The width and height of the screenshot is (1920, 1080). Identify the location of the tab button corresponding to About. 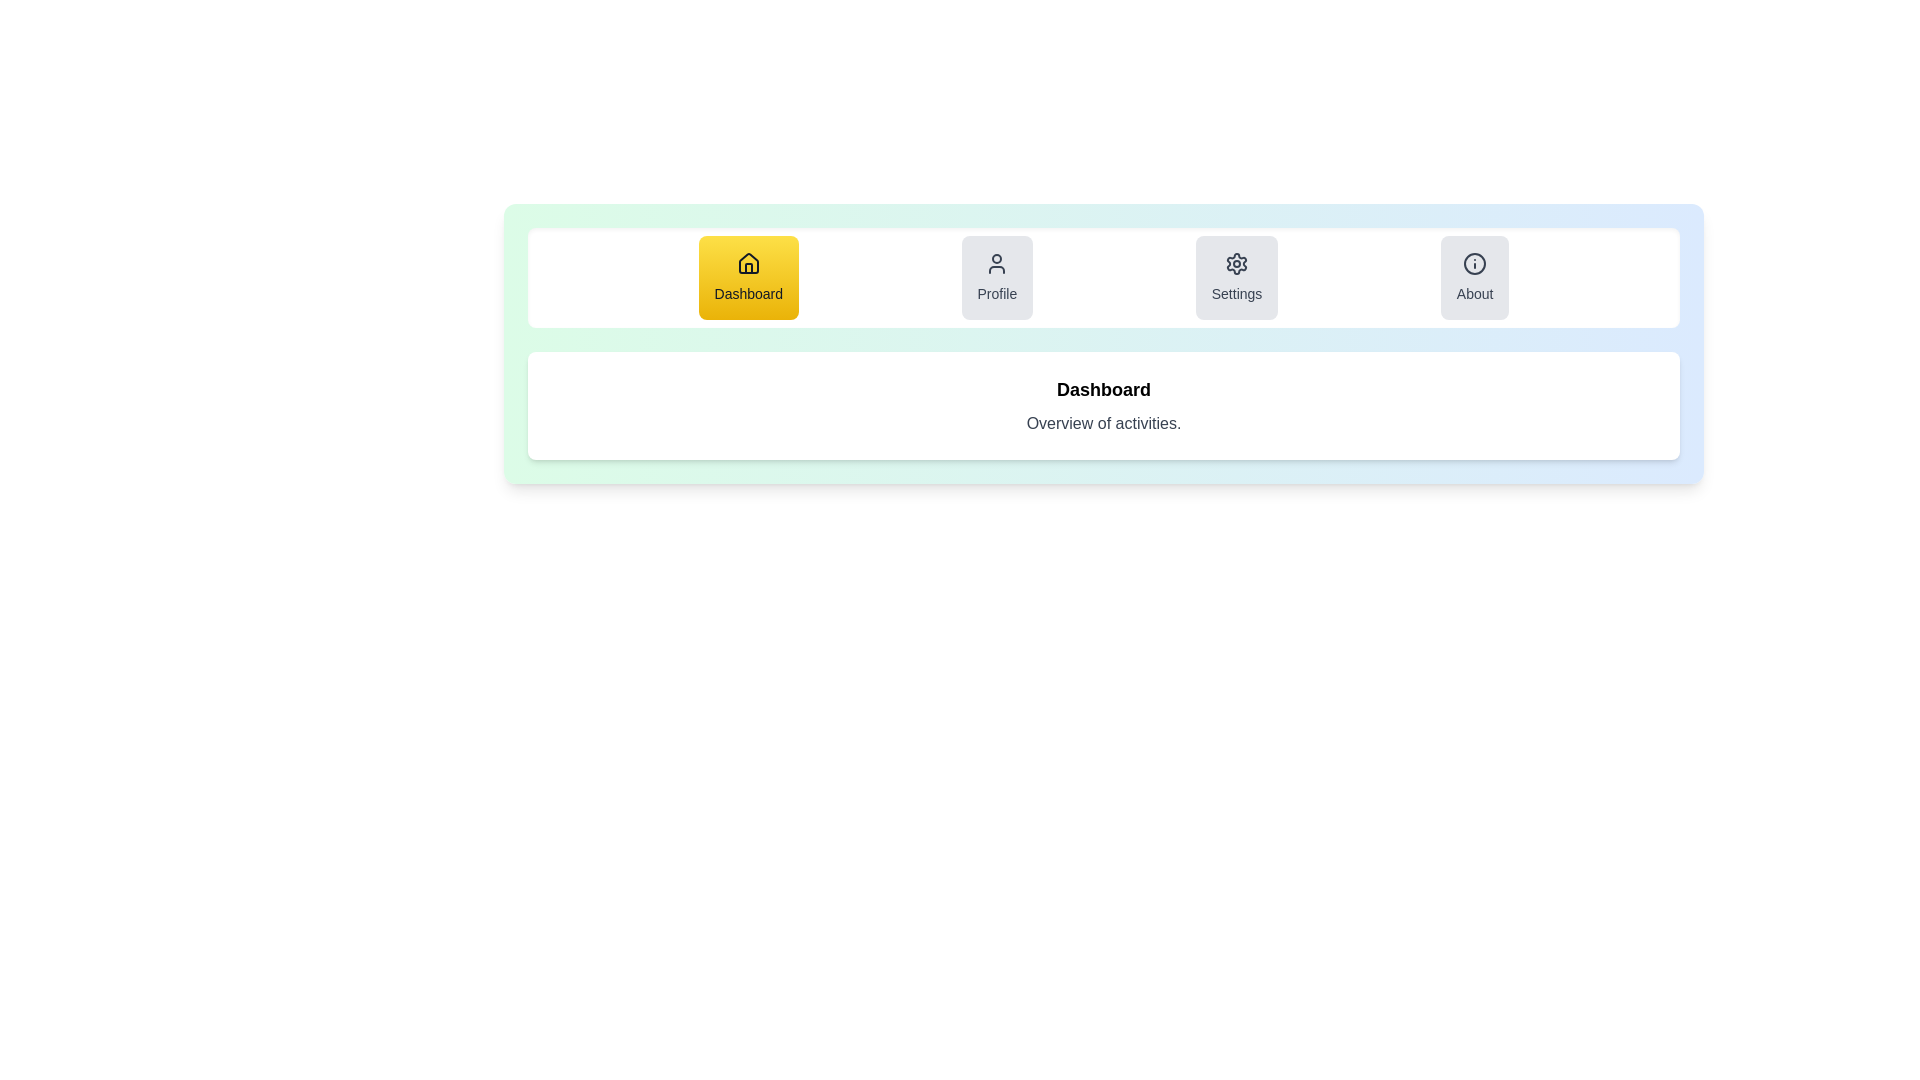
(1475, 277).